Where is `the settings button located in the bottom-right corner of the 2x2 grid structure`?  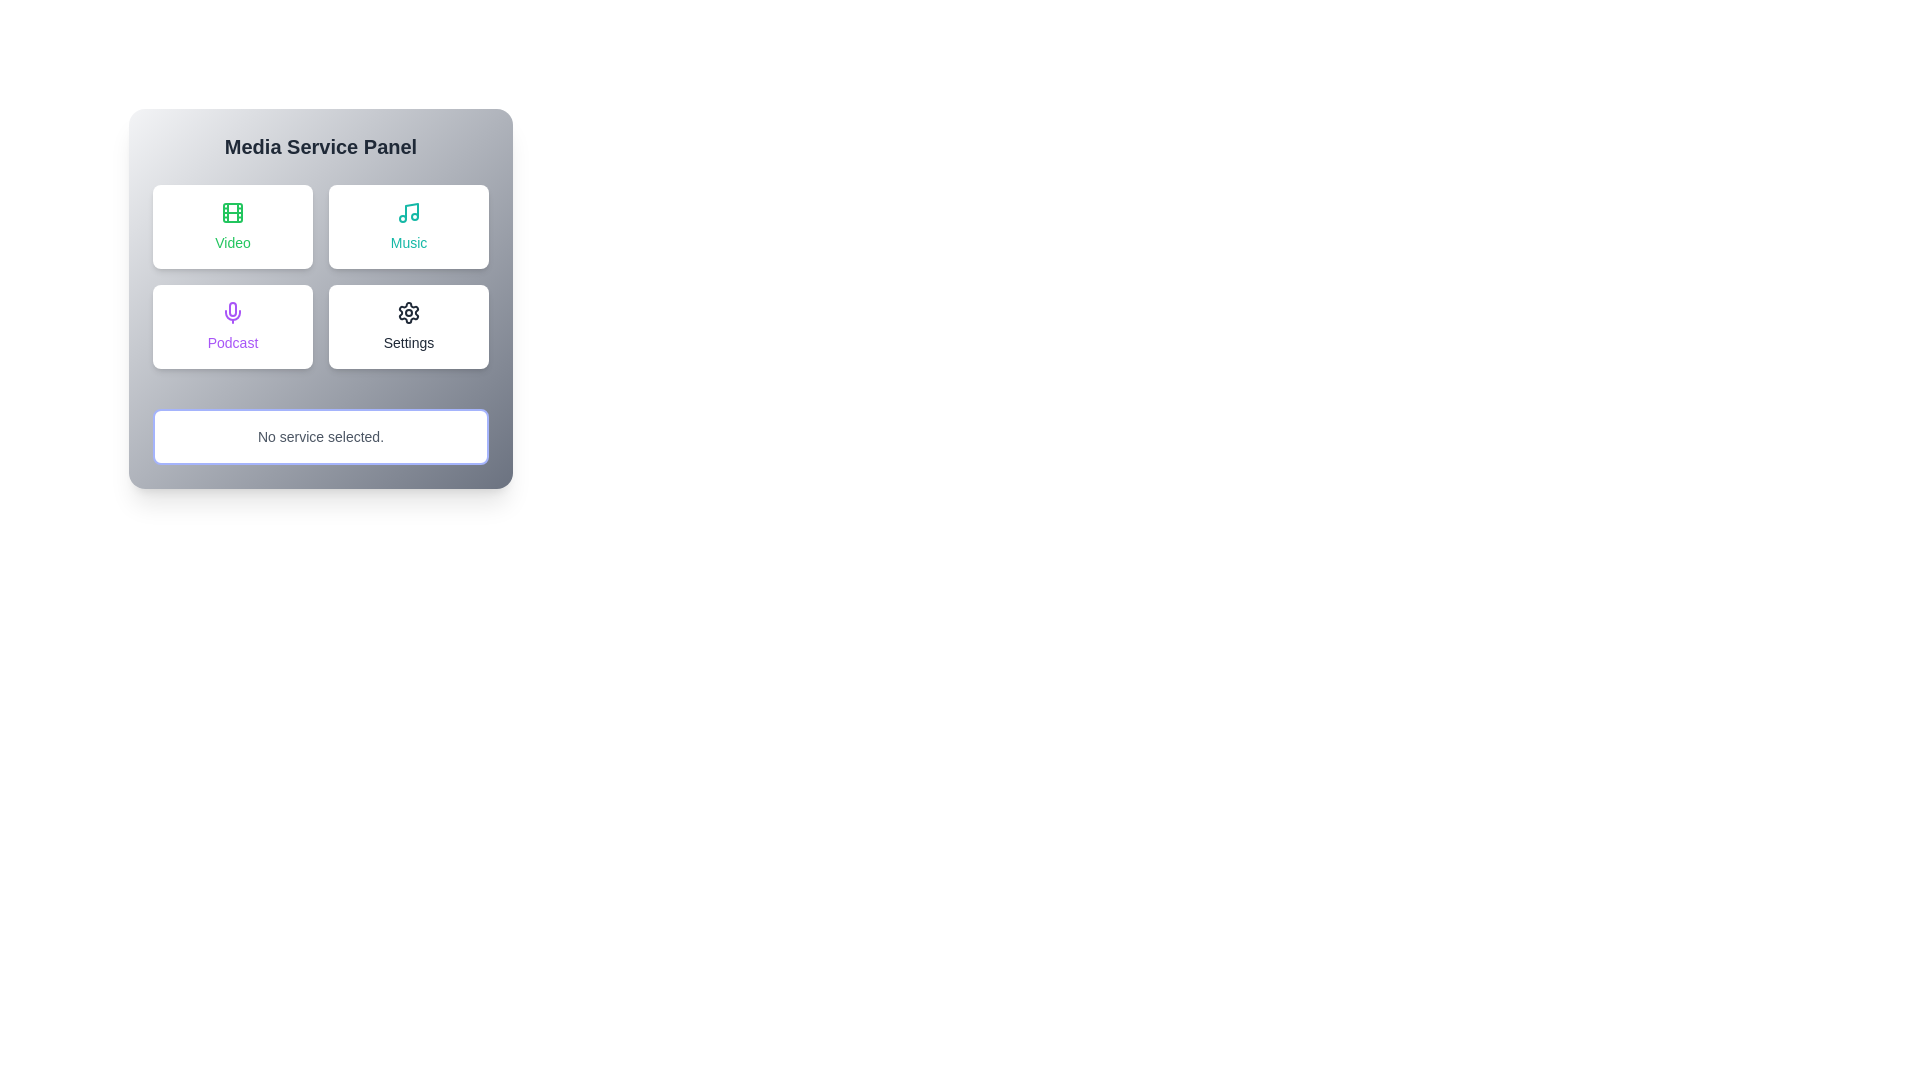 the settings button located in the bottom-right corner of the 2x2 grid structure is located at coordinates (407, 326).